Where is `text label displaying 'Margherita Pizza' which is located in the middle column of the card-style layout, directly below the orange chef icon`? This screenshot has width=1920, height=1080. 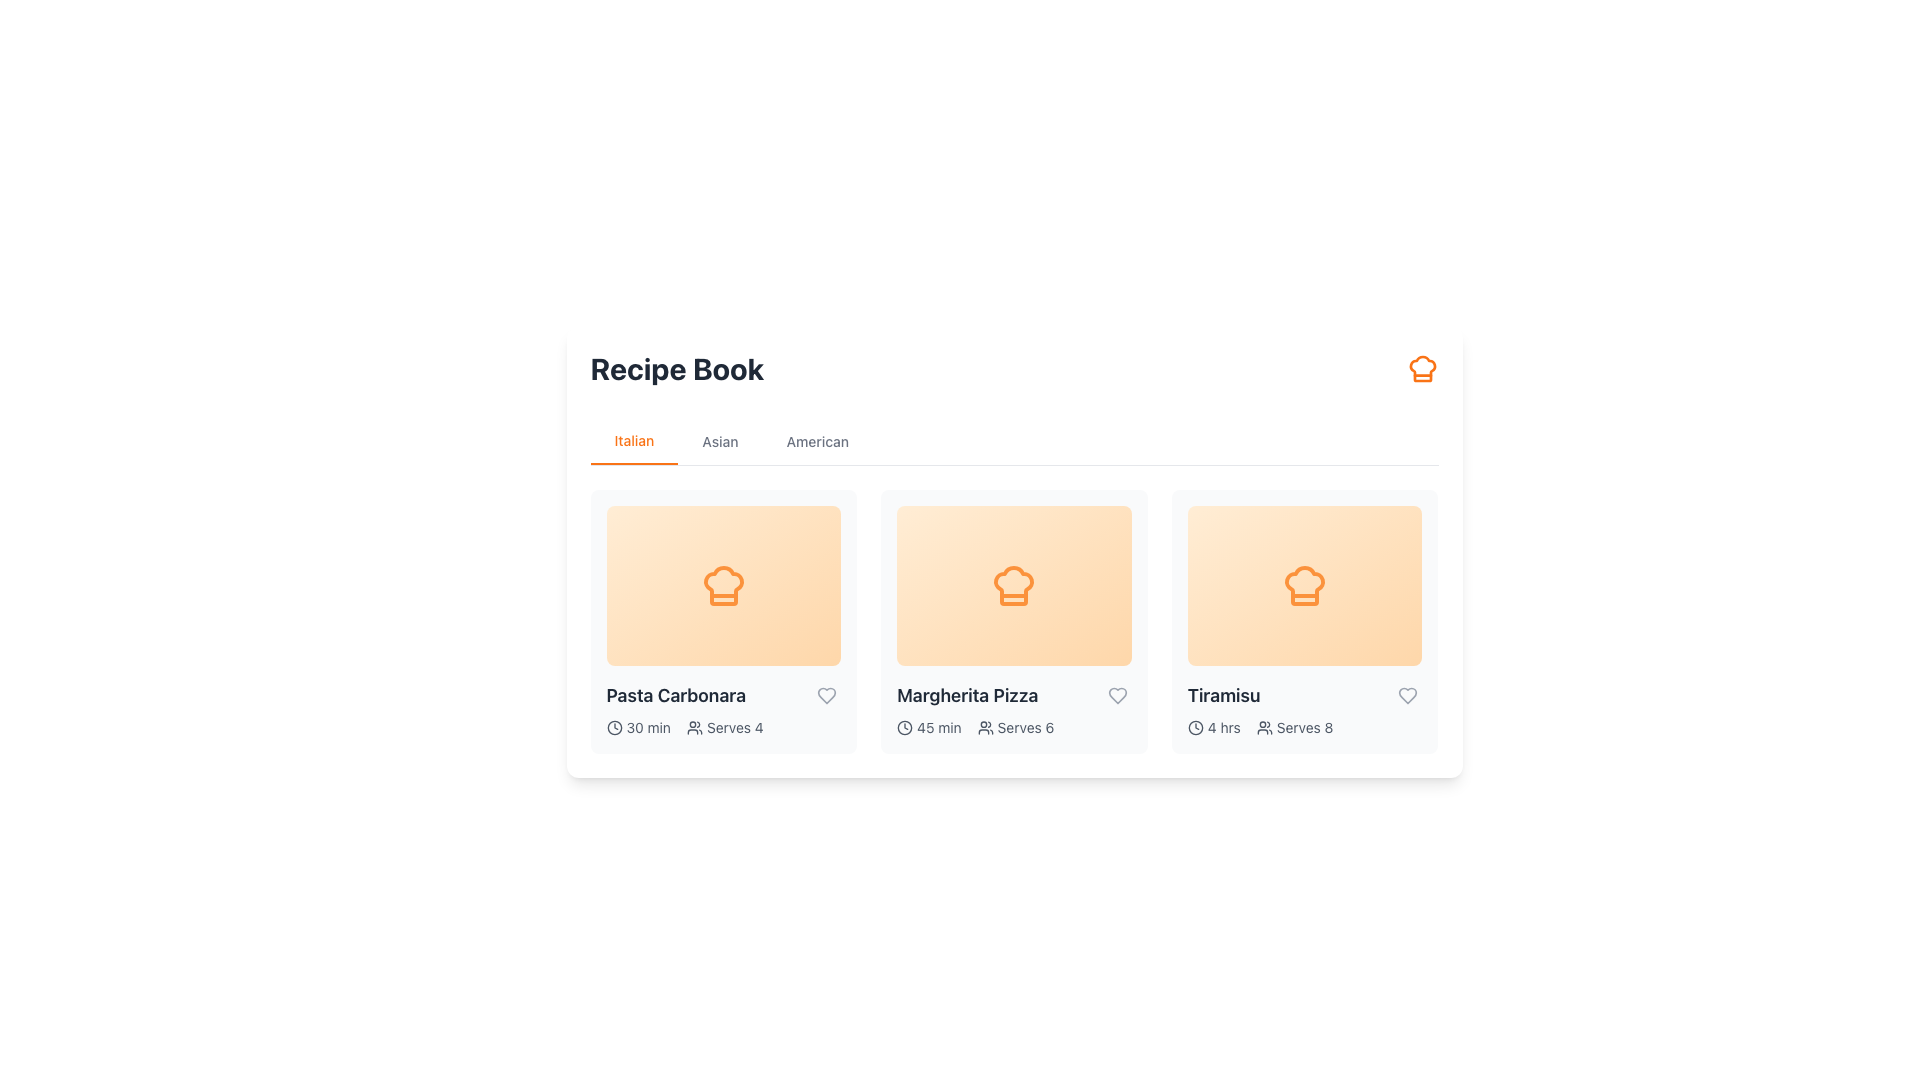
text label displaying 'Margherita Pizza' which is located in the middle column of the card-style layout, directly below the orange chef icon is located at coordinates (967, 694).